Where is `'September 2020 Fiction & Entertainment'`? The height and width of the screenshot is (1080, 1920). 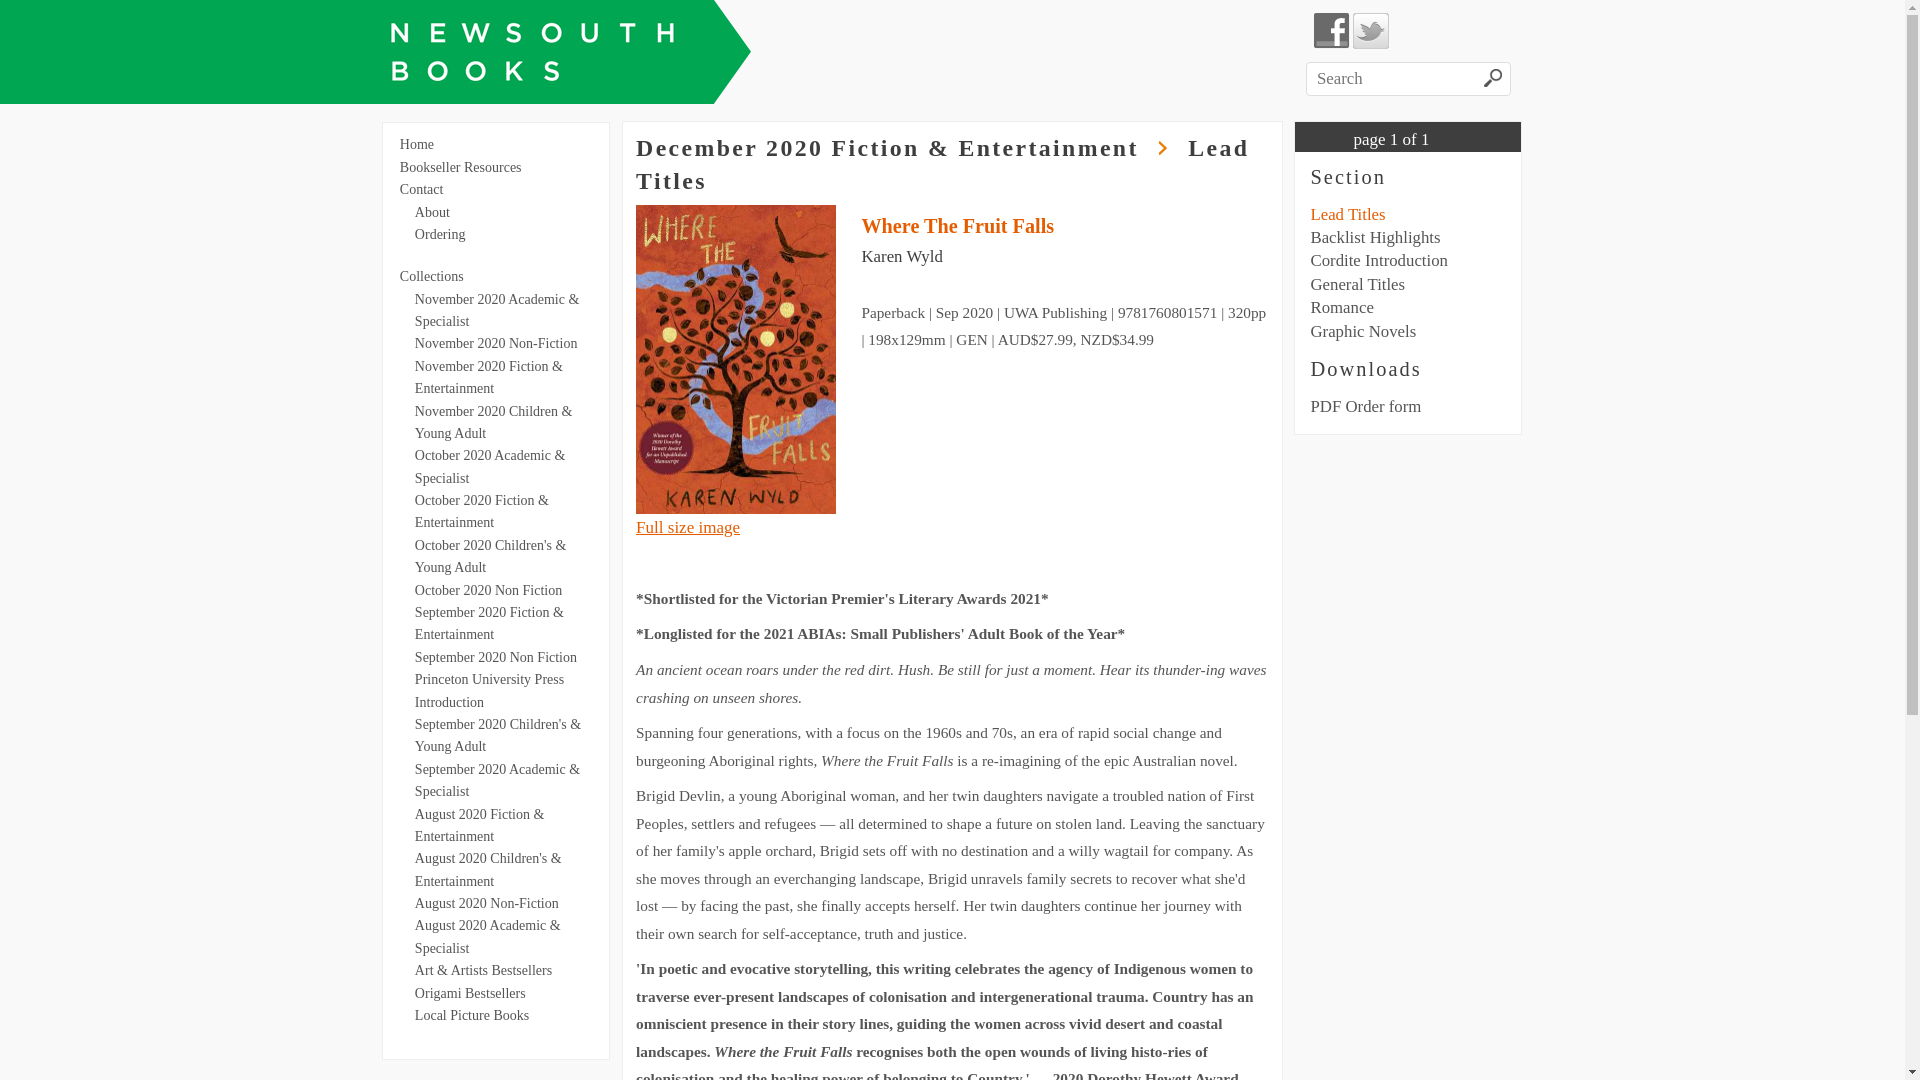 'September 2020 Fiction & Entertainment' is located at coordinates (489, 622).